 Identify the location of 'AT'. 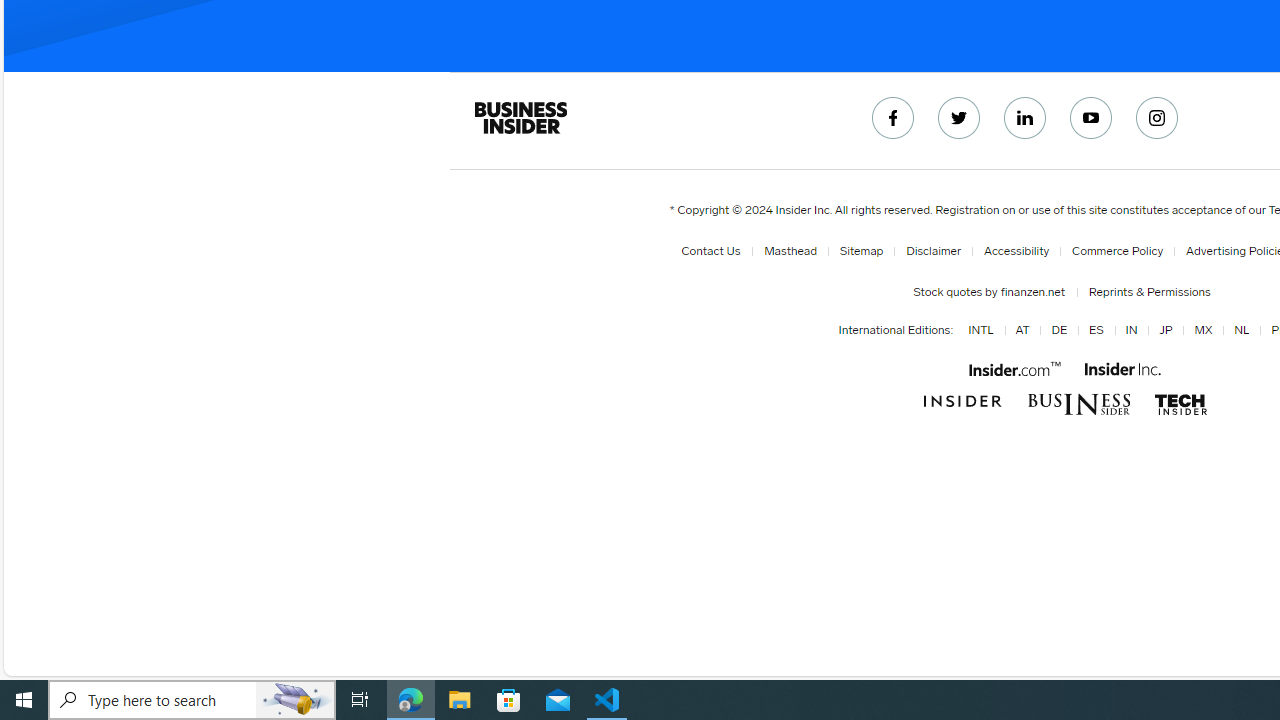
(1022, 330).